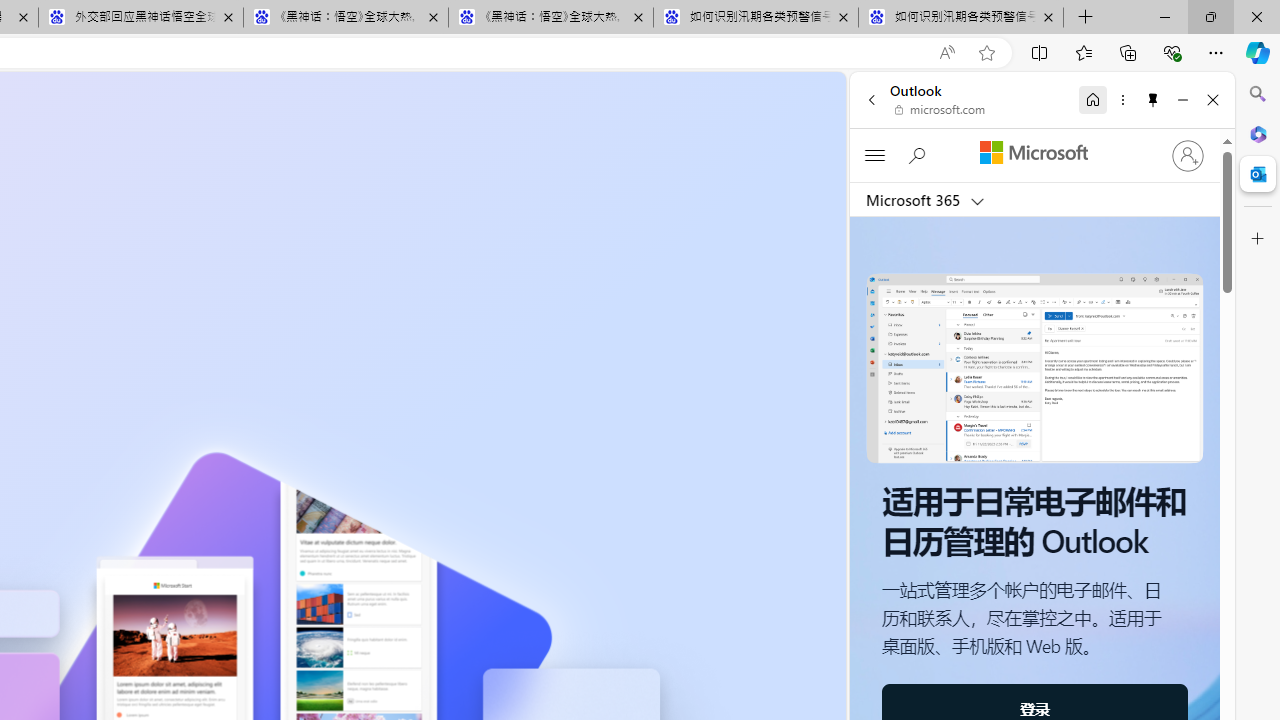 The height and width of the screenshot is (720, 1280). I want to click on 'Add this page to favorites (Ctrl+D)', so click(986, 52).